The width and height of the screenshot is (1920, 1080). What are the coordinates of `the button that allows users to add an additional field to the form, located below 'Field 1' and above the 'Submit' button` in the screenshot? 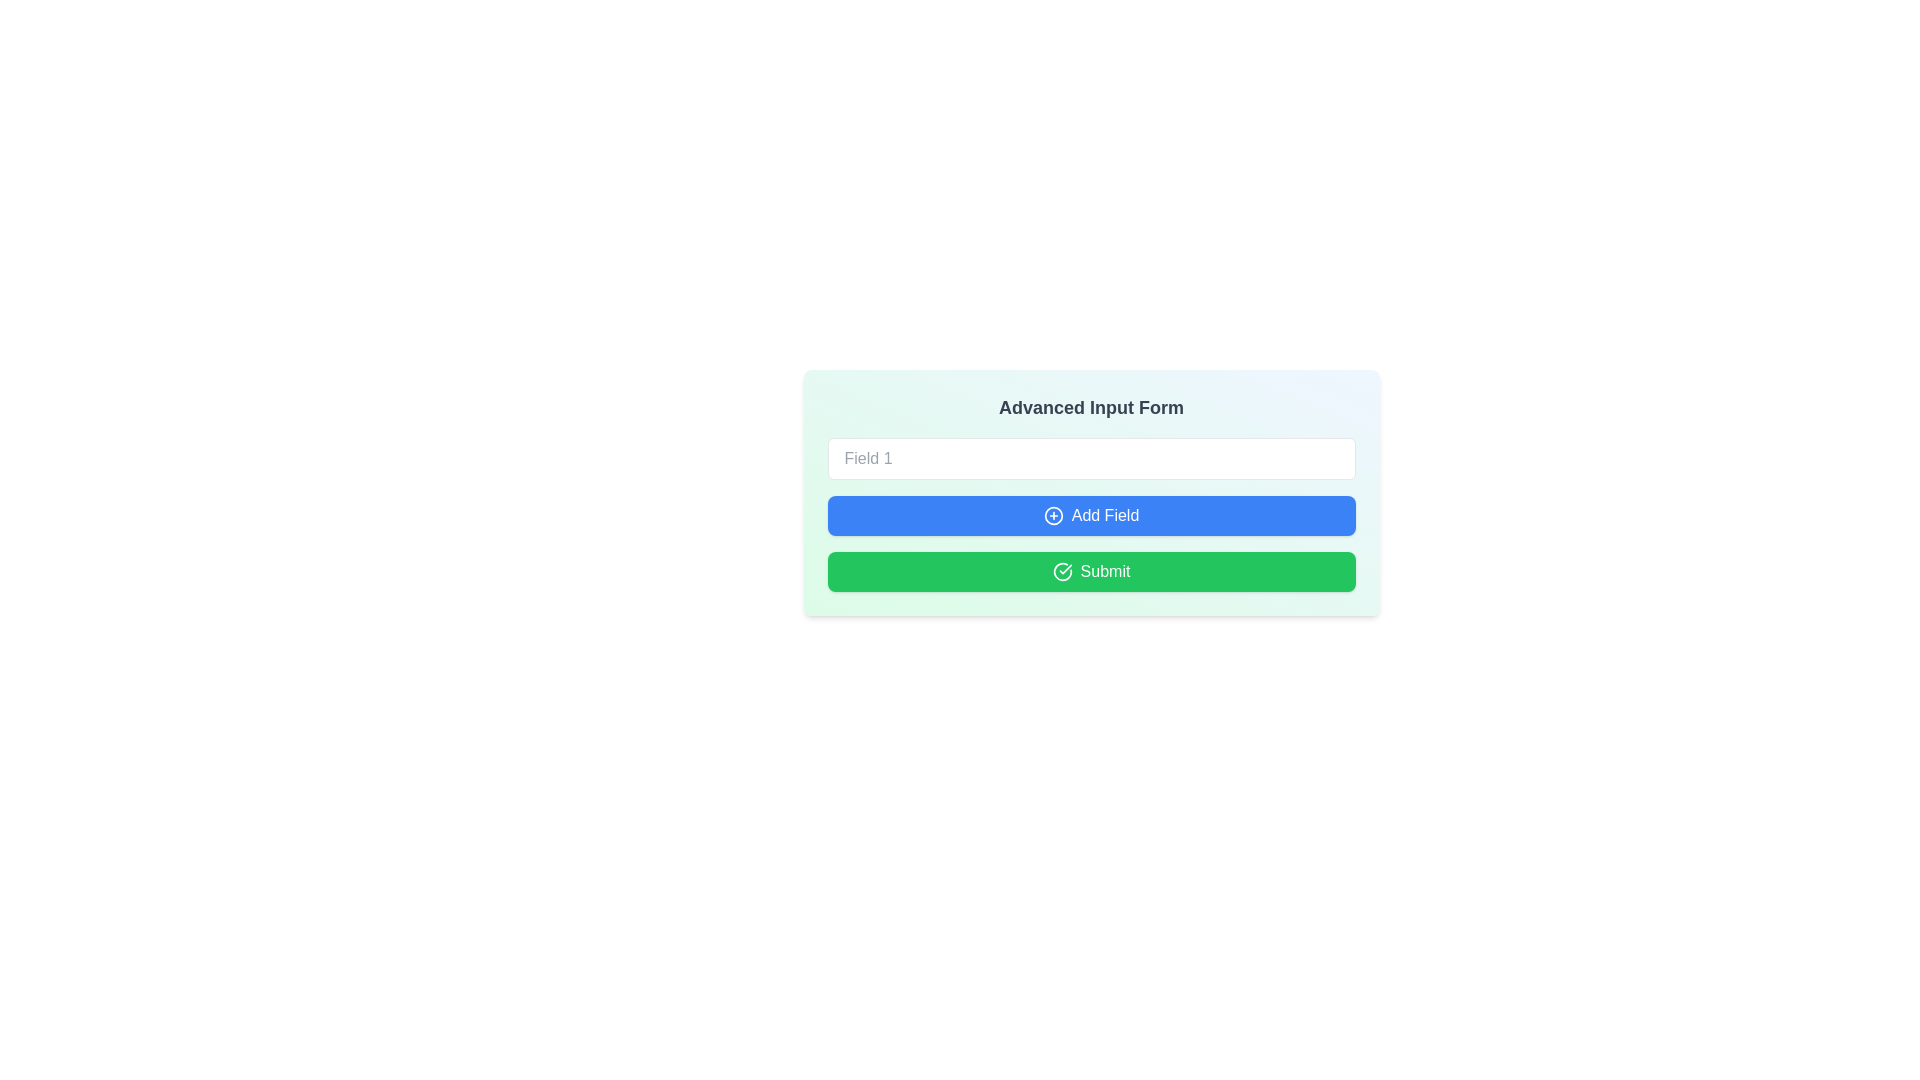 It's located at (1090, 515).